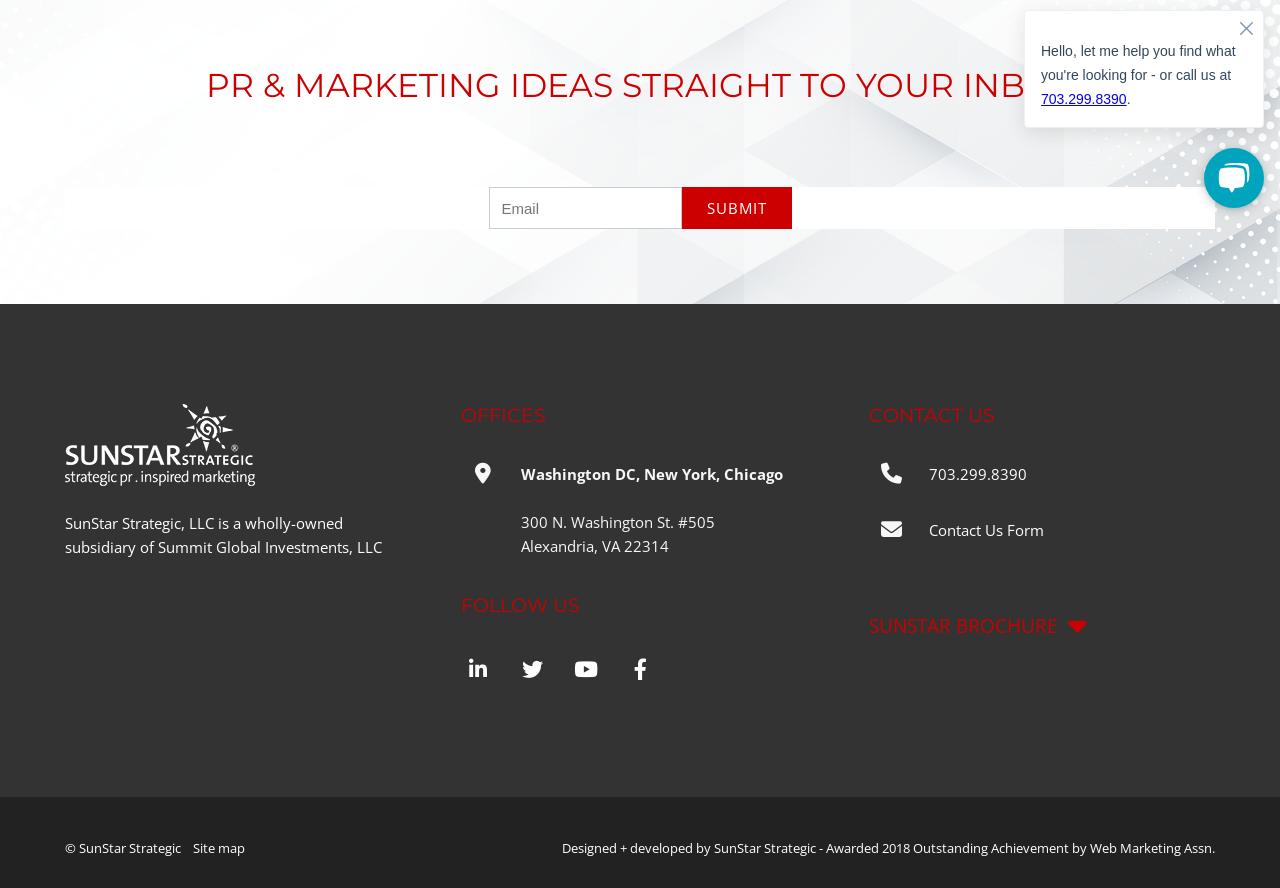 The image size is (1280, 888). Describe the element at coordinates (868, 414) in the screenshot. I see `'Contact Us'` at that location.